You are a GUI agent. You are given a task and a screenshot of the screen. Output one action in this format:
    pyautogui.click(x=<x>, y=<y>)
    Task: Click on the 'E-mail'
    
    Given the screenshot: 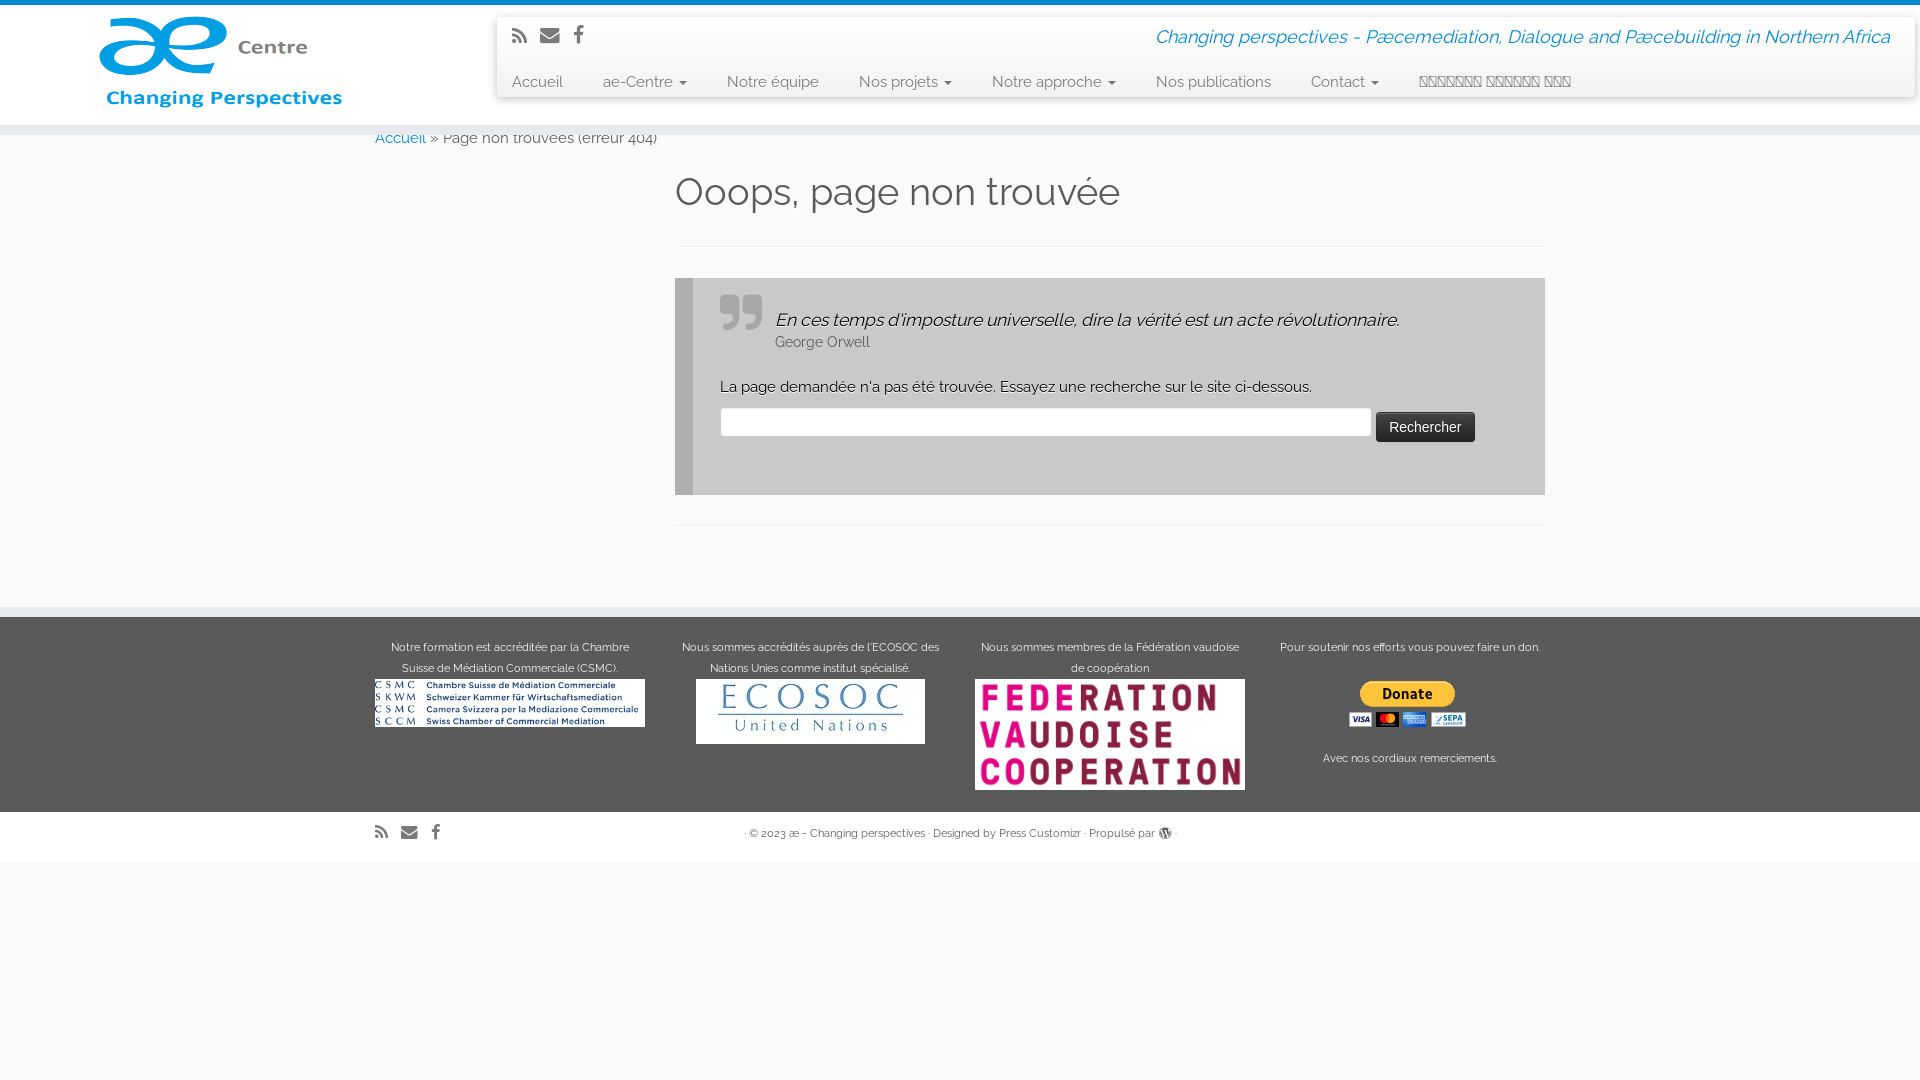 What is the action you would take?
    pyautogui.click(x=539, y=35)
    